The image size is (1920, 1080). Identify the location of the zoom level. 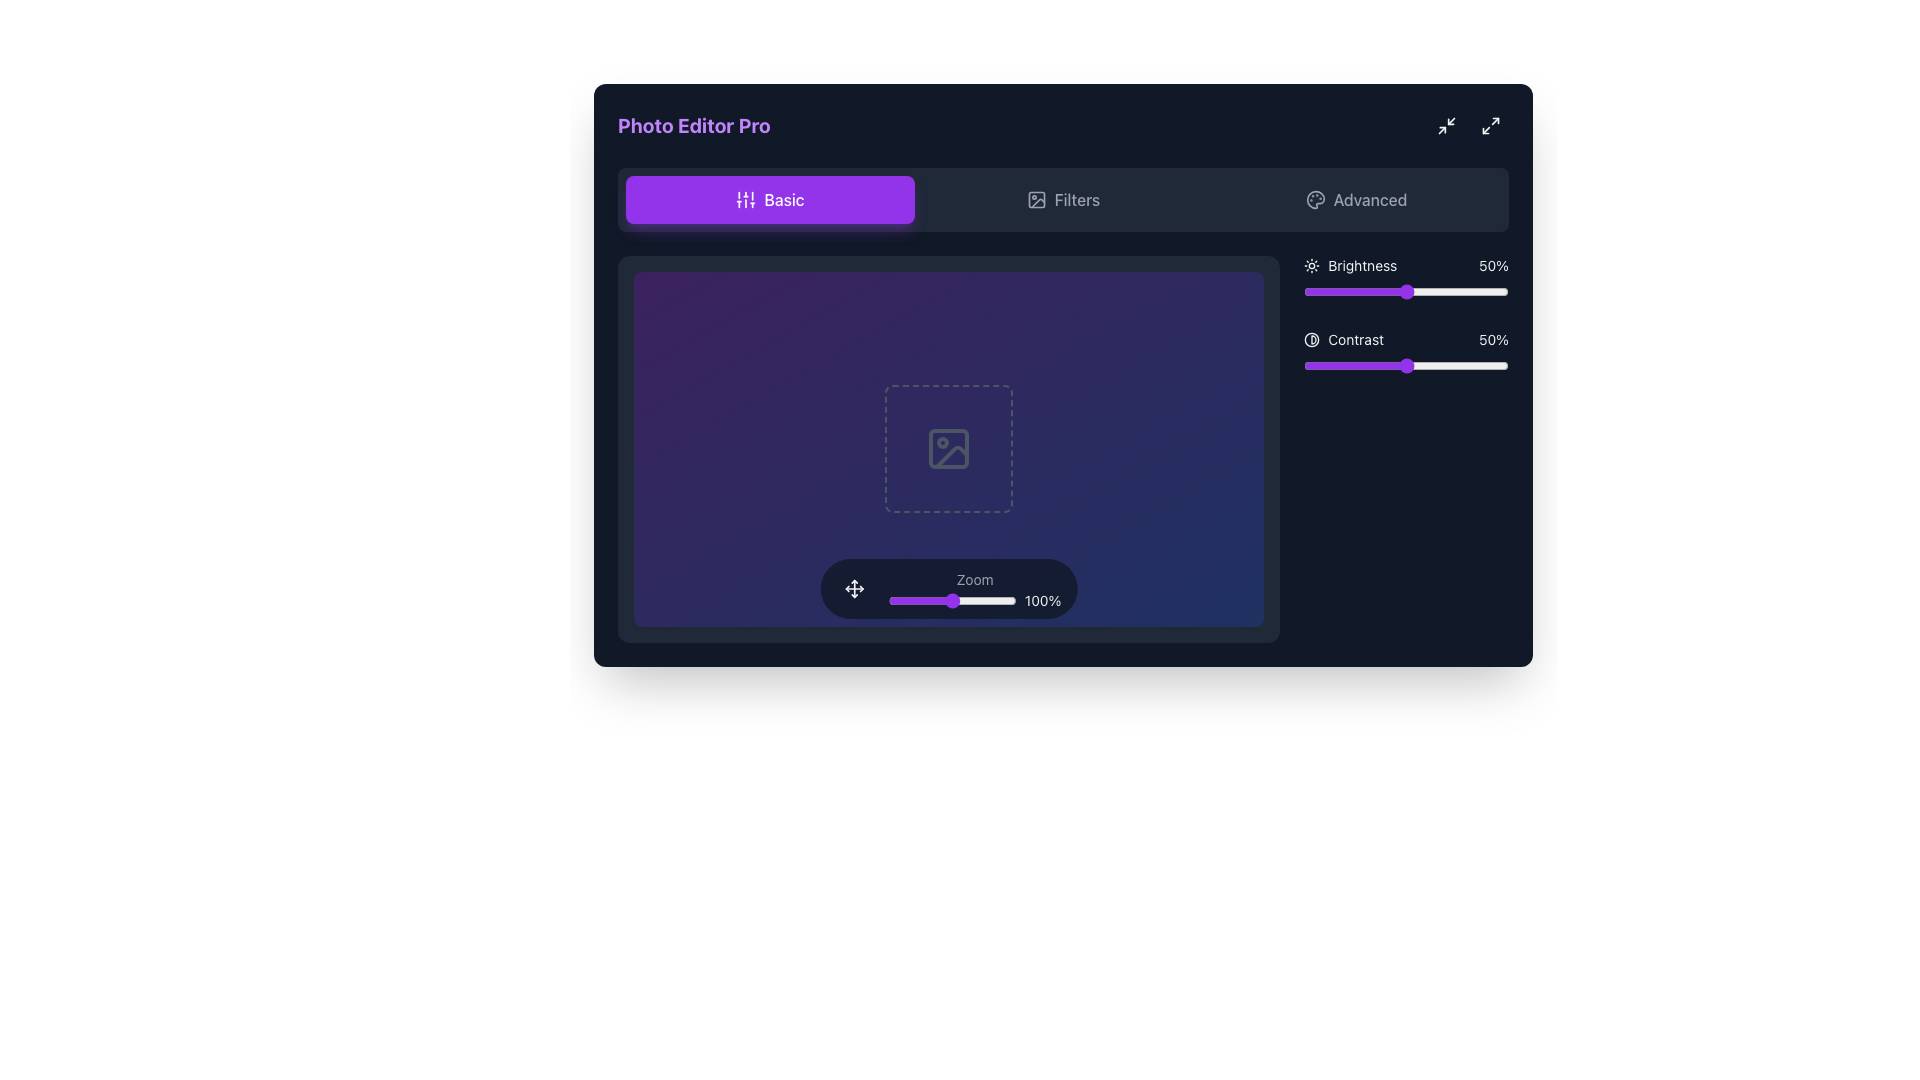
(1005, 599).